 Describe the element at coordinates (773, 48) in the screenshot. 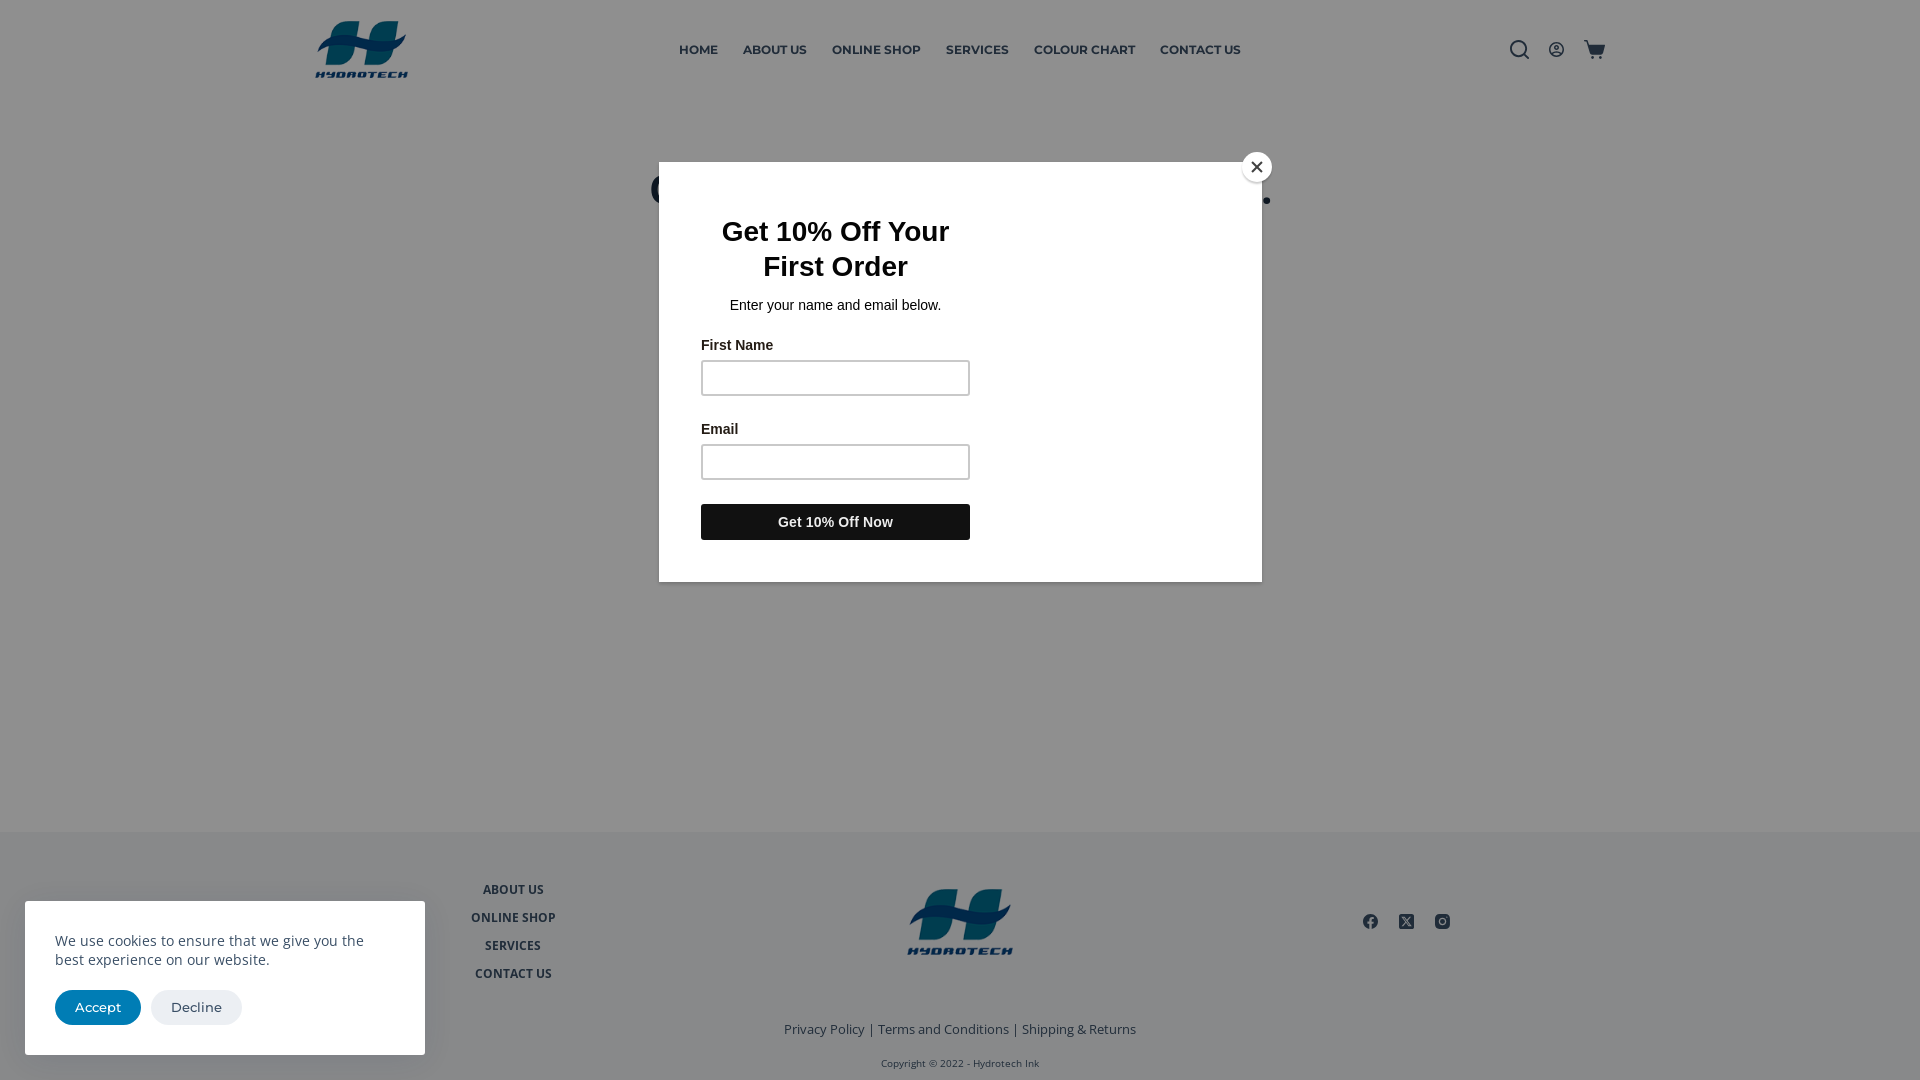

I see `'ABOUT US'` at that location.